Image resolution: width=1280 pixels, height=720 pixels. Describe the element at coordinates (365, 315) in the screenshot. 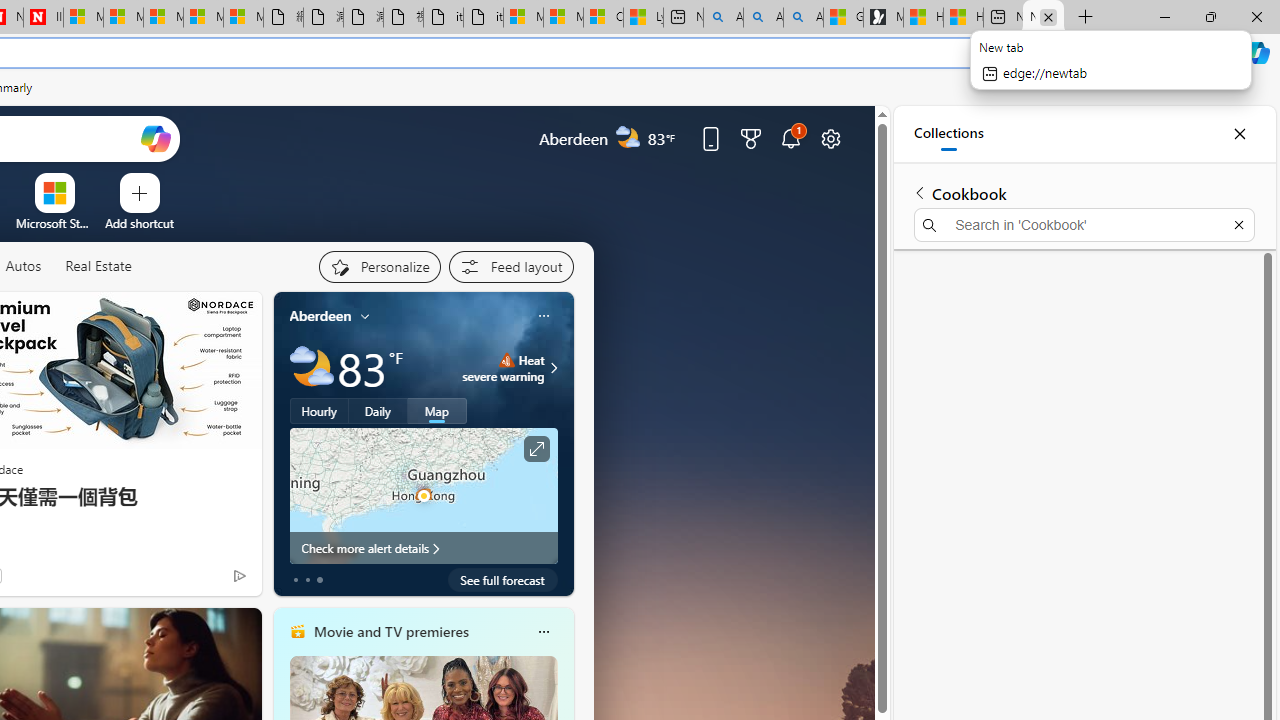

I see `'My location'` at that location.